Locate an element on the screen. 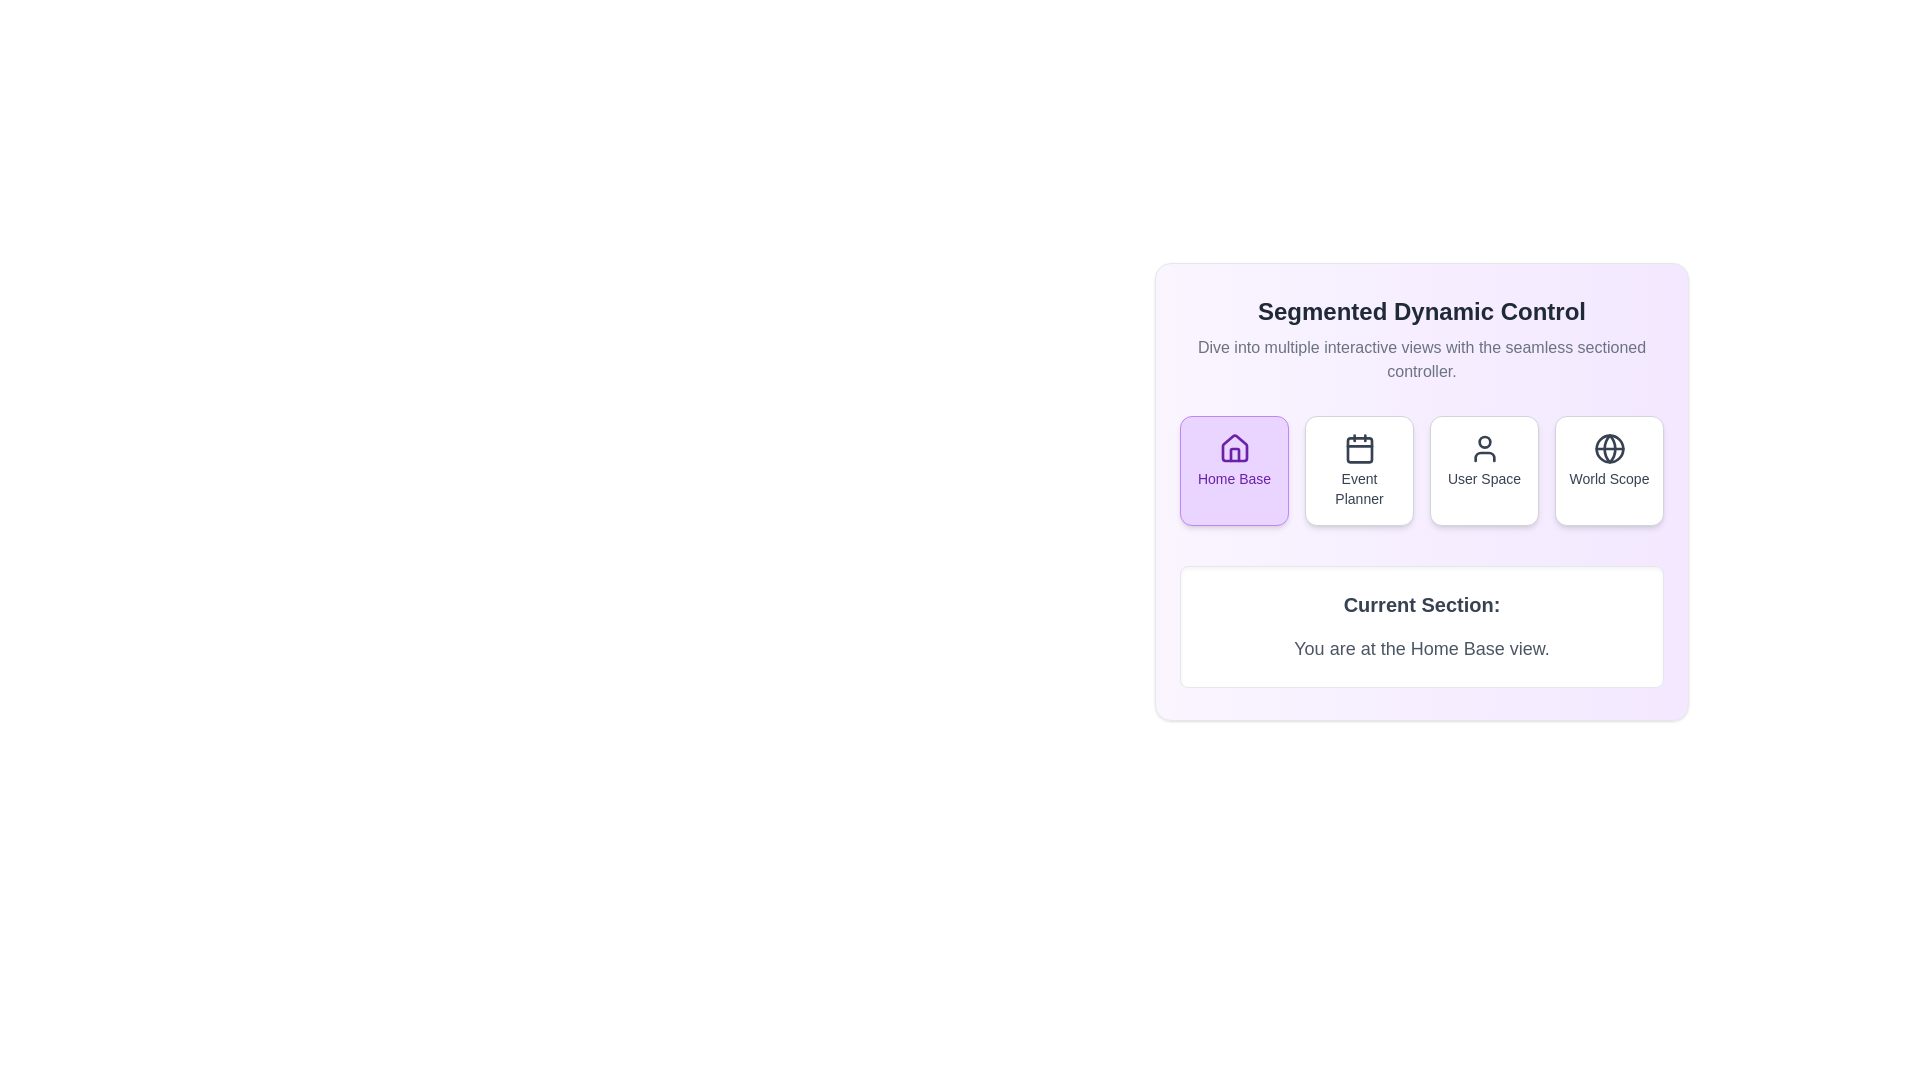 The image size is (1920, 1080). the static text label that provides additional information about the 'Segmented Dynamic Control', positioned beneath the heading and centered within the purple section is located at coordinates (1420, 358).